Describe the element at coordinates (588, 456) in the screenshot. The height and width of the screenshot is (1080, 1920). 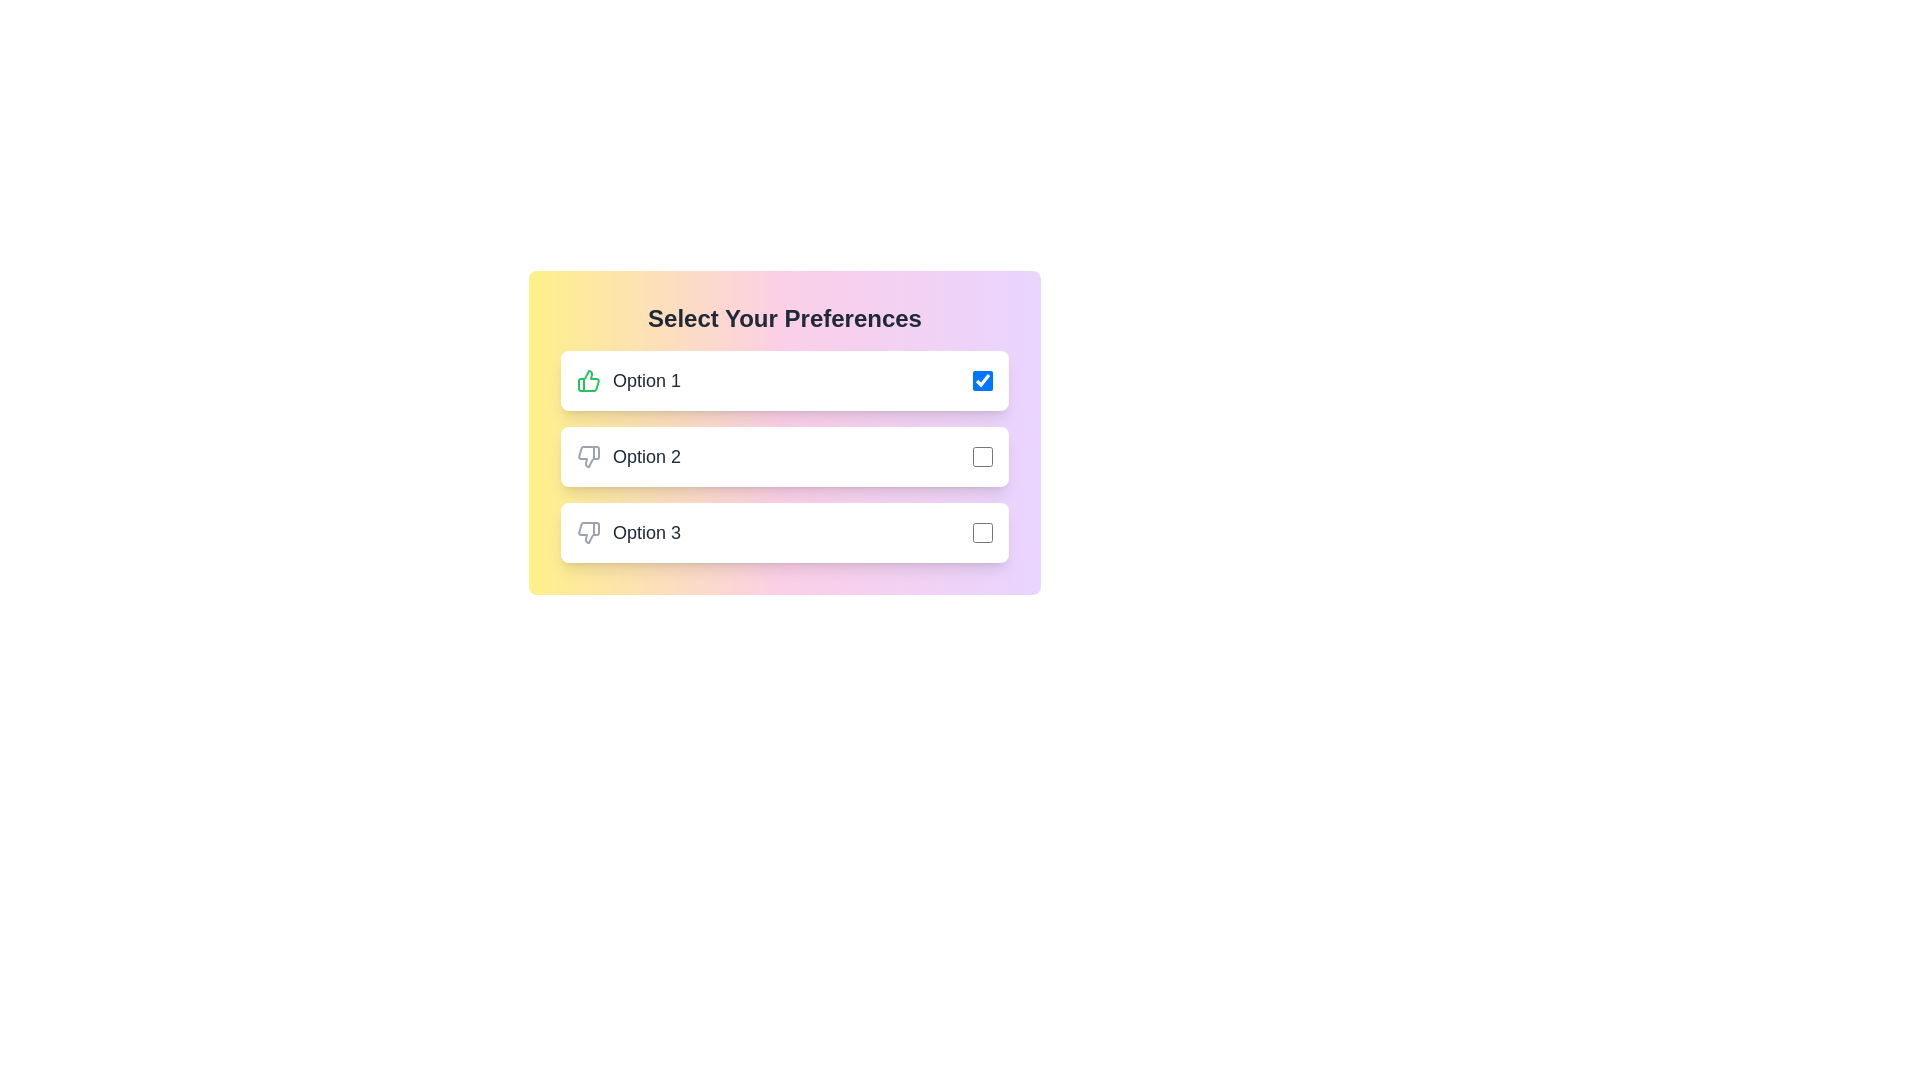
I see `the dislike icon, which is the leftmost element in the second row of options` at that location.